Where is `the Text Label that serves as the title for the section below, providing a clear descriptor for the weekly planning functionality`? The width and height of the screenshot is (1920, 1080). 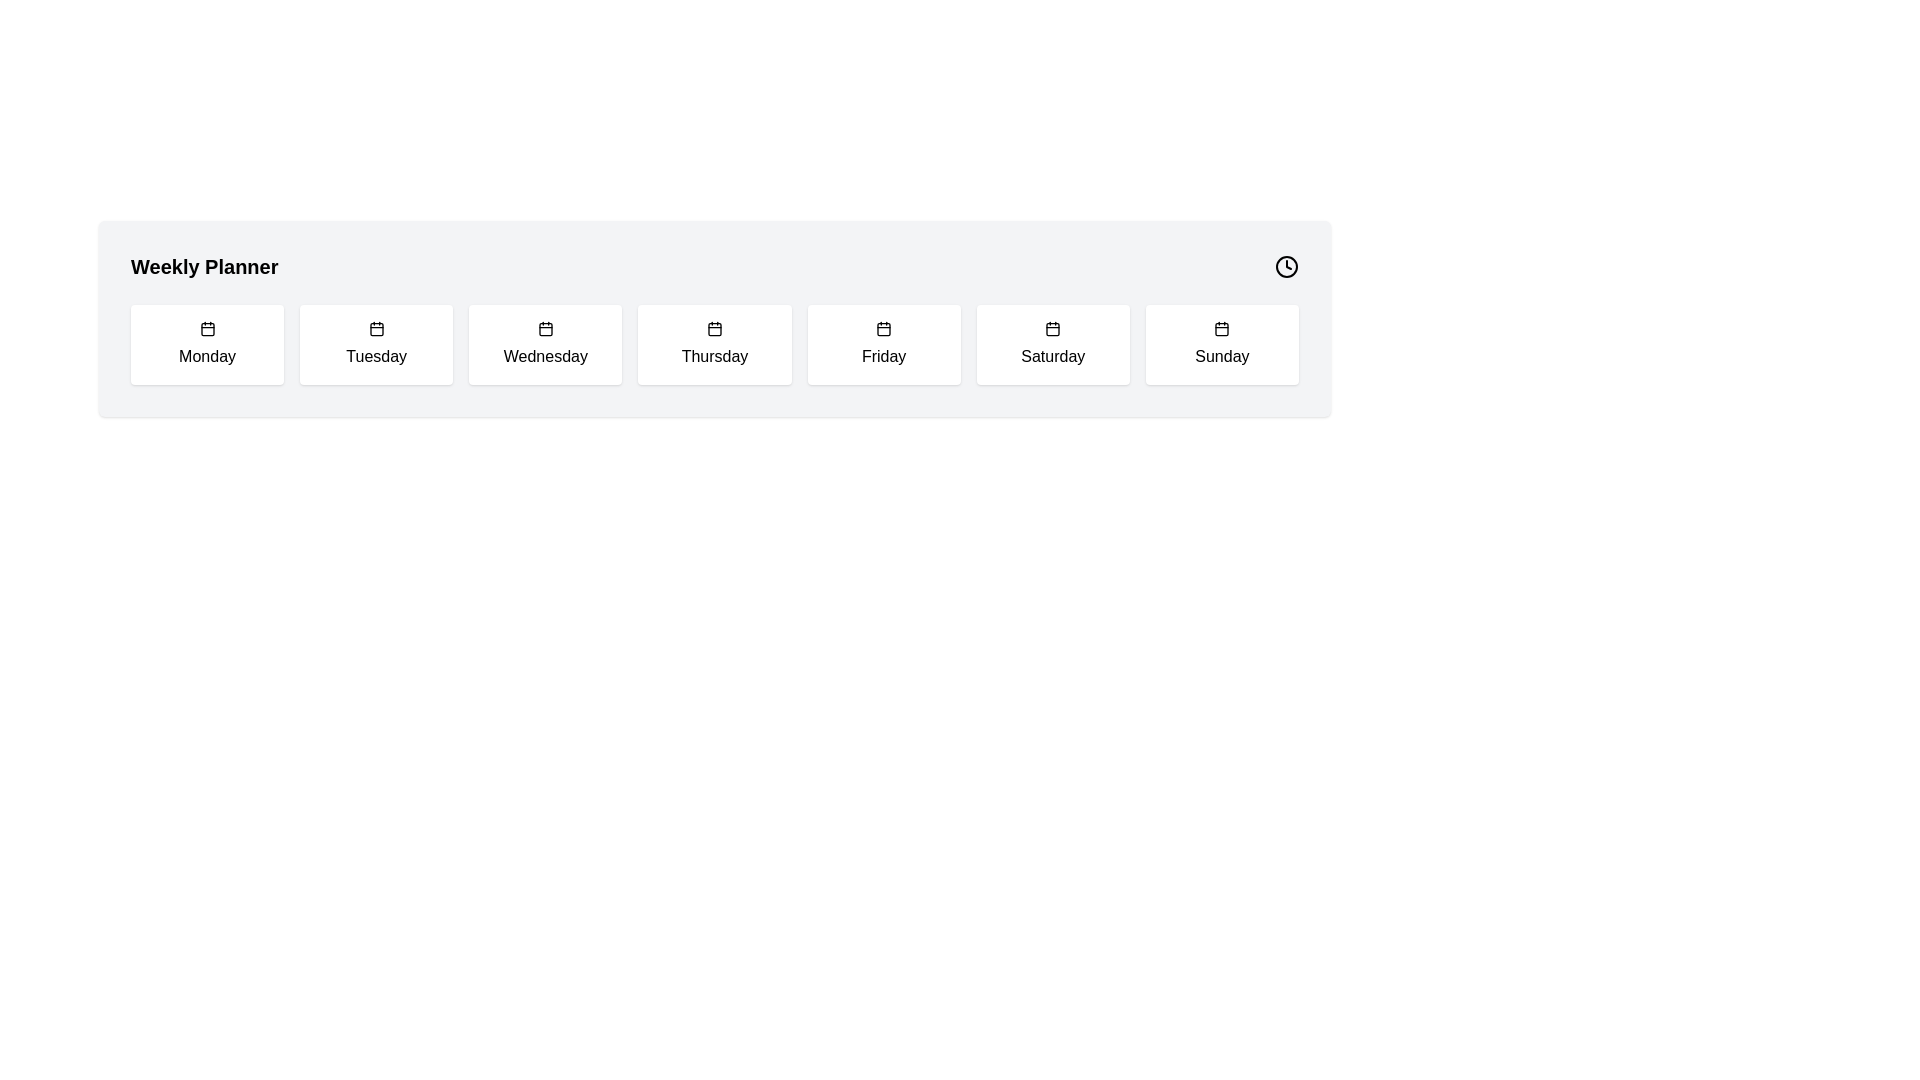 the Text Label that serves as the title for the section below, providing a clear descriptor for the weekly planning functionality is located at coordinates (204, 265).